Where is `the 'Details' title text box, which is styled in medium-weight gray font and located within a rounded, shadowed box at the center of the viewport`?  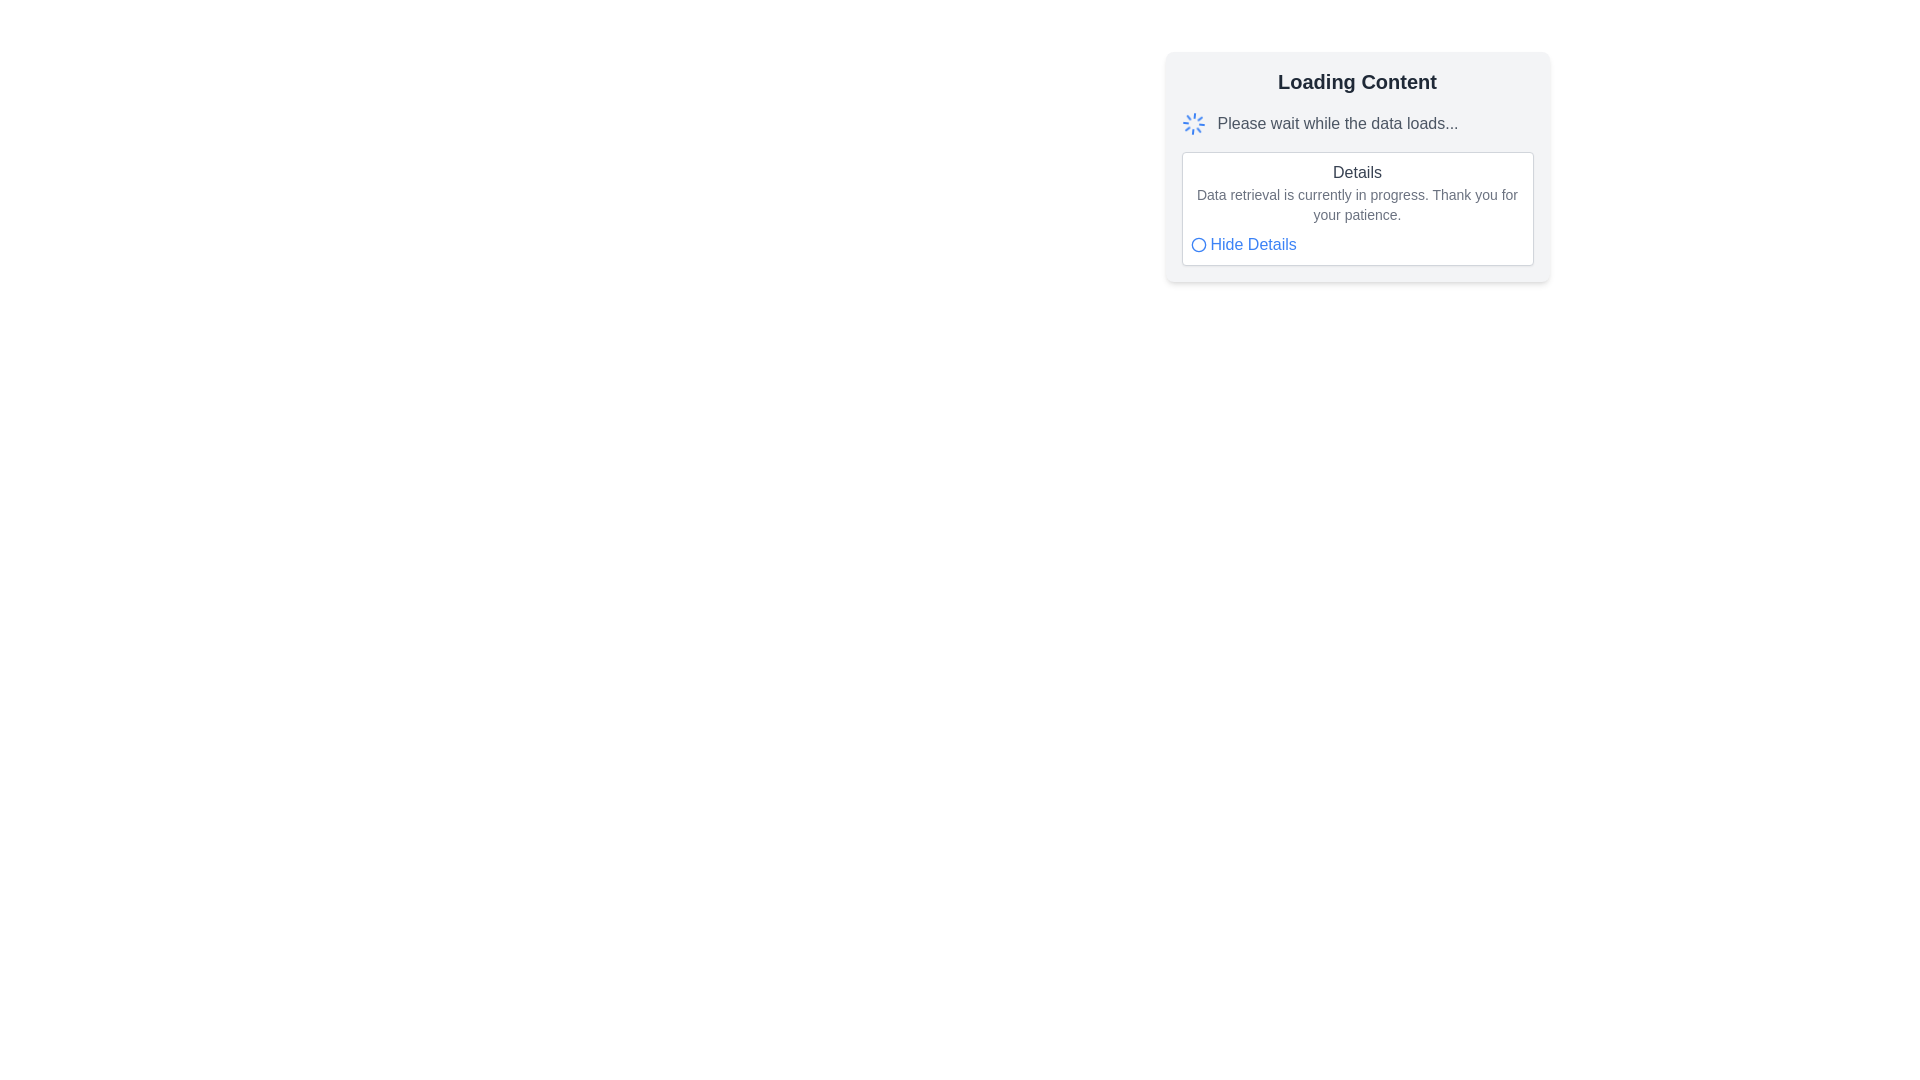 the 'Details' title text box, which is styled in medium-weight gray font and located within a rounded, shadowed box at the center of the viewport is located at coordinates (1357, 165).